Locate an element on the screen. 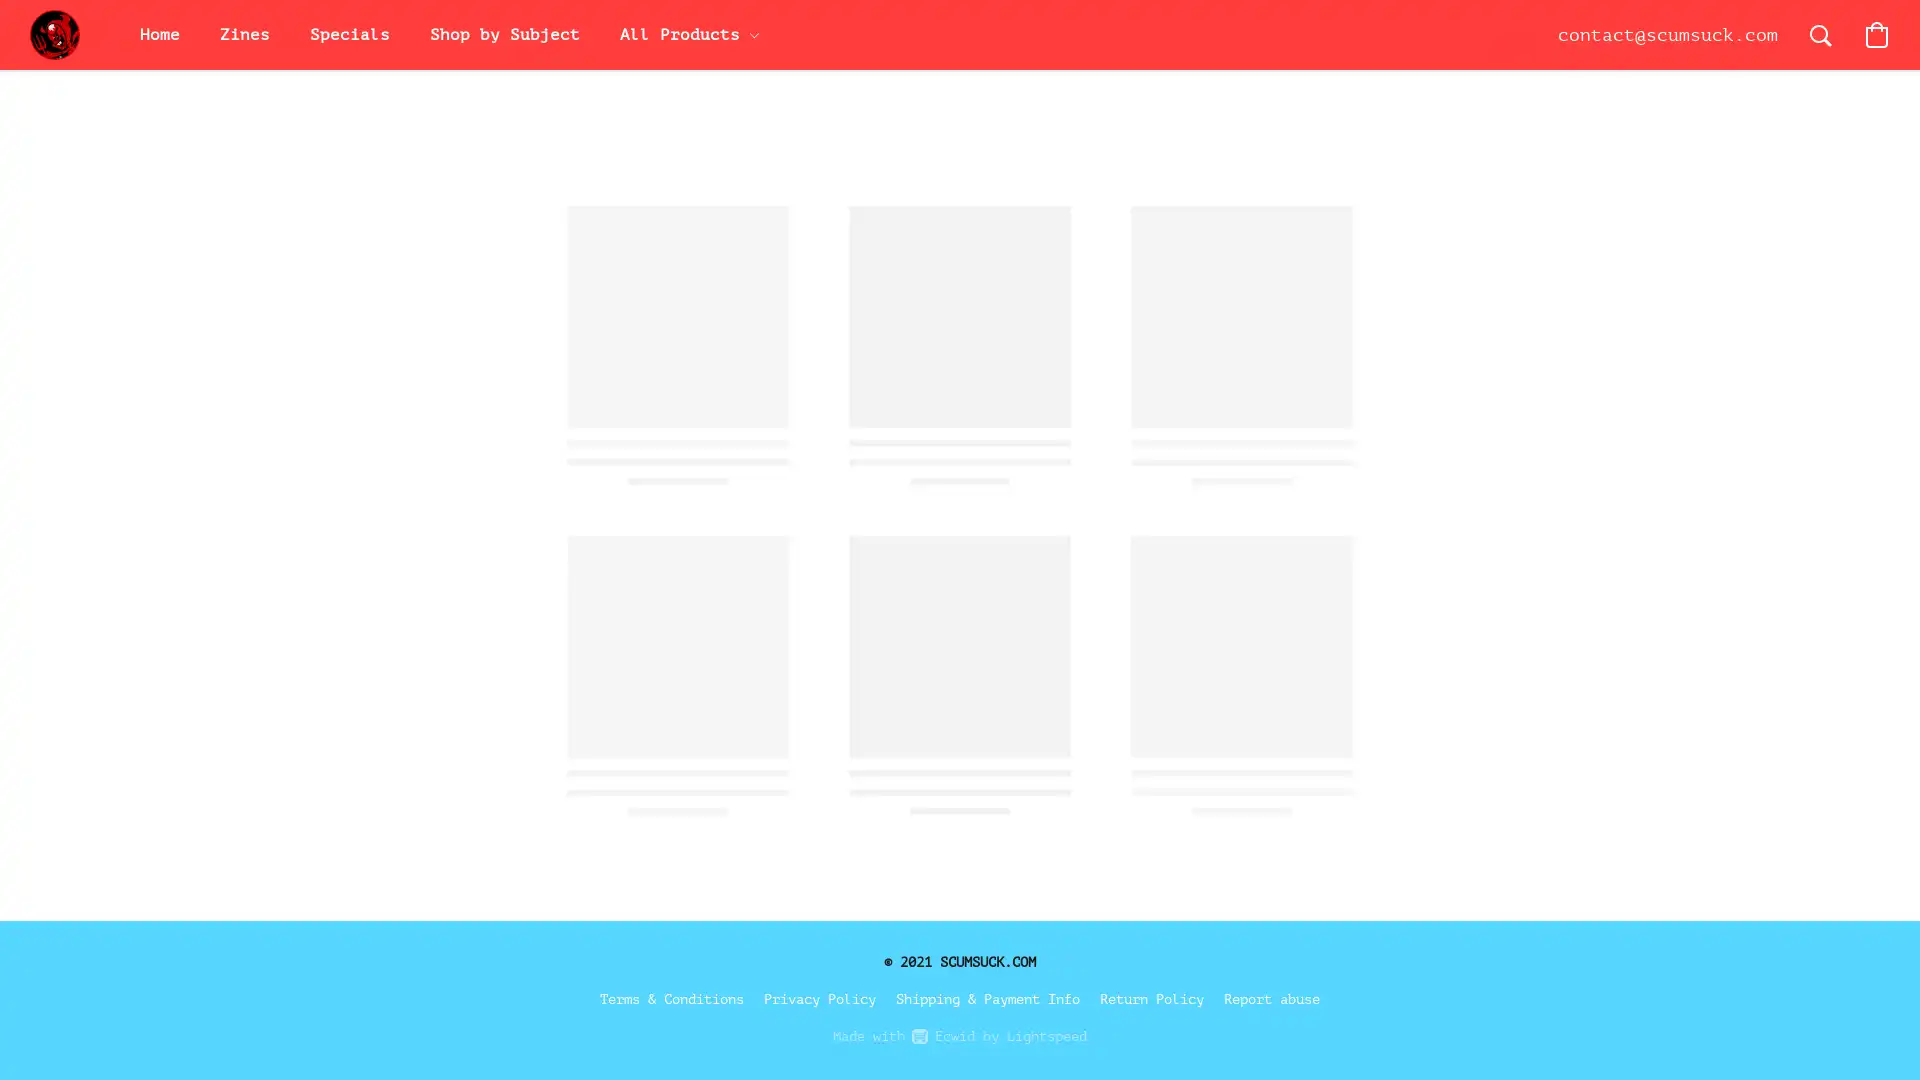  Add to Bag is located at coordinates (1310, 503).